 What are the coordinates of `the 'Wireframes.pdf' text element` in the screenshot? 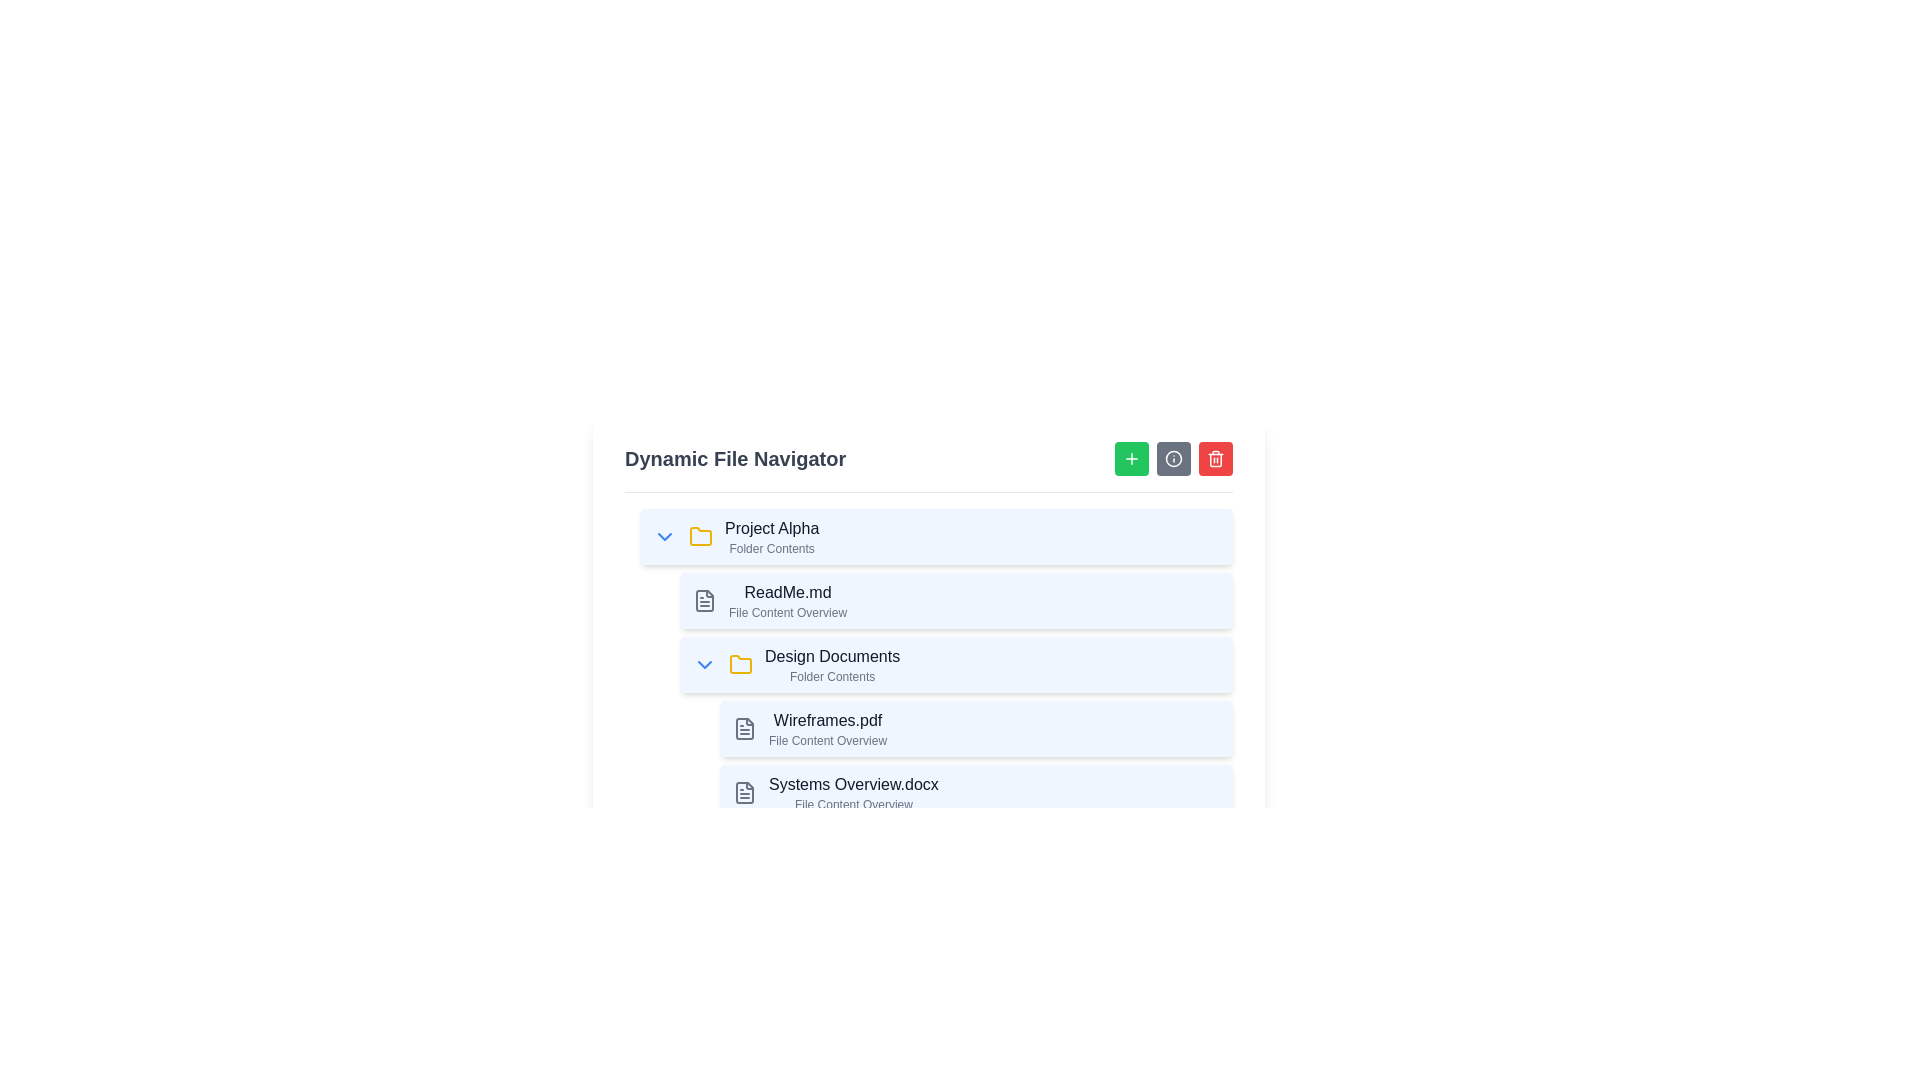 It's located at (828, 729).